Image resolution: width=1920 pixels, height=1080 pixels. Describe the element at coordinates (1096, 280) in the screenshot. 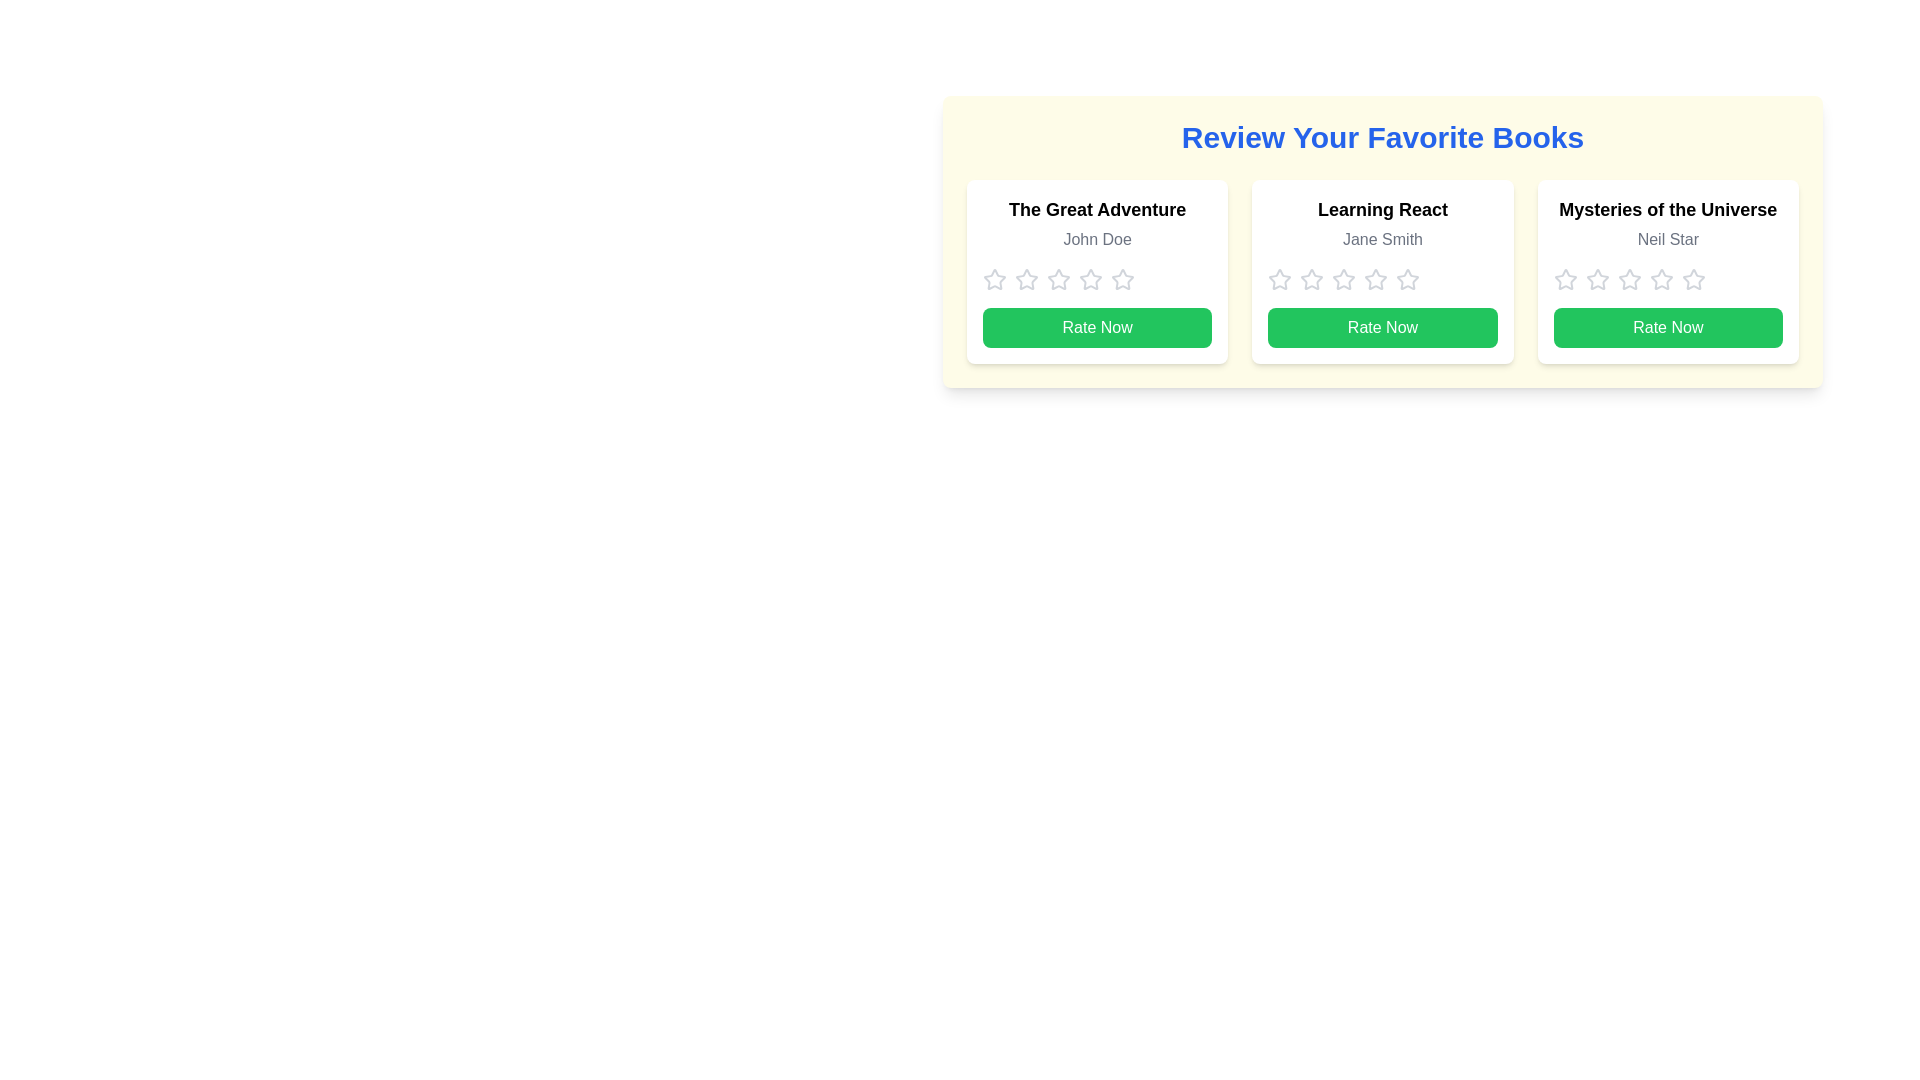

I see `the star in the interactive star rating component for the card labeled 'The Great Adventure' by 'John Doe'` at that location.